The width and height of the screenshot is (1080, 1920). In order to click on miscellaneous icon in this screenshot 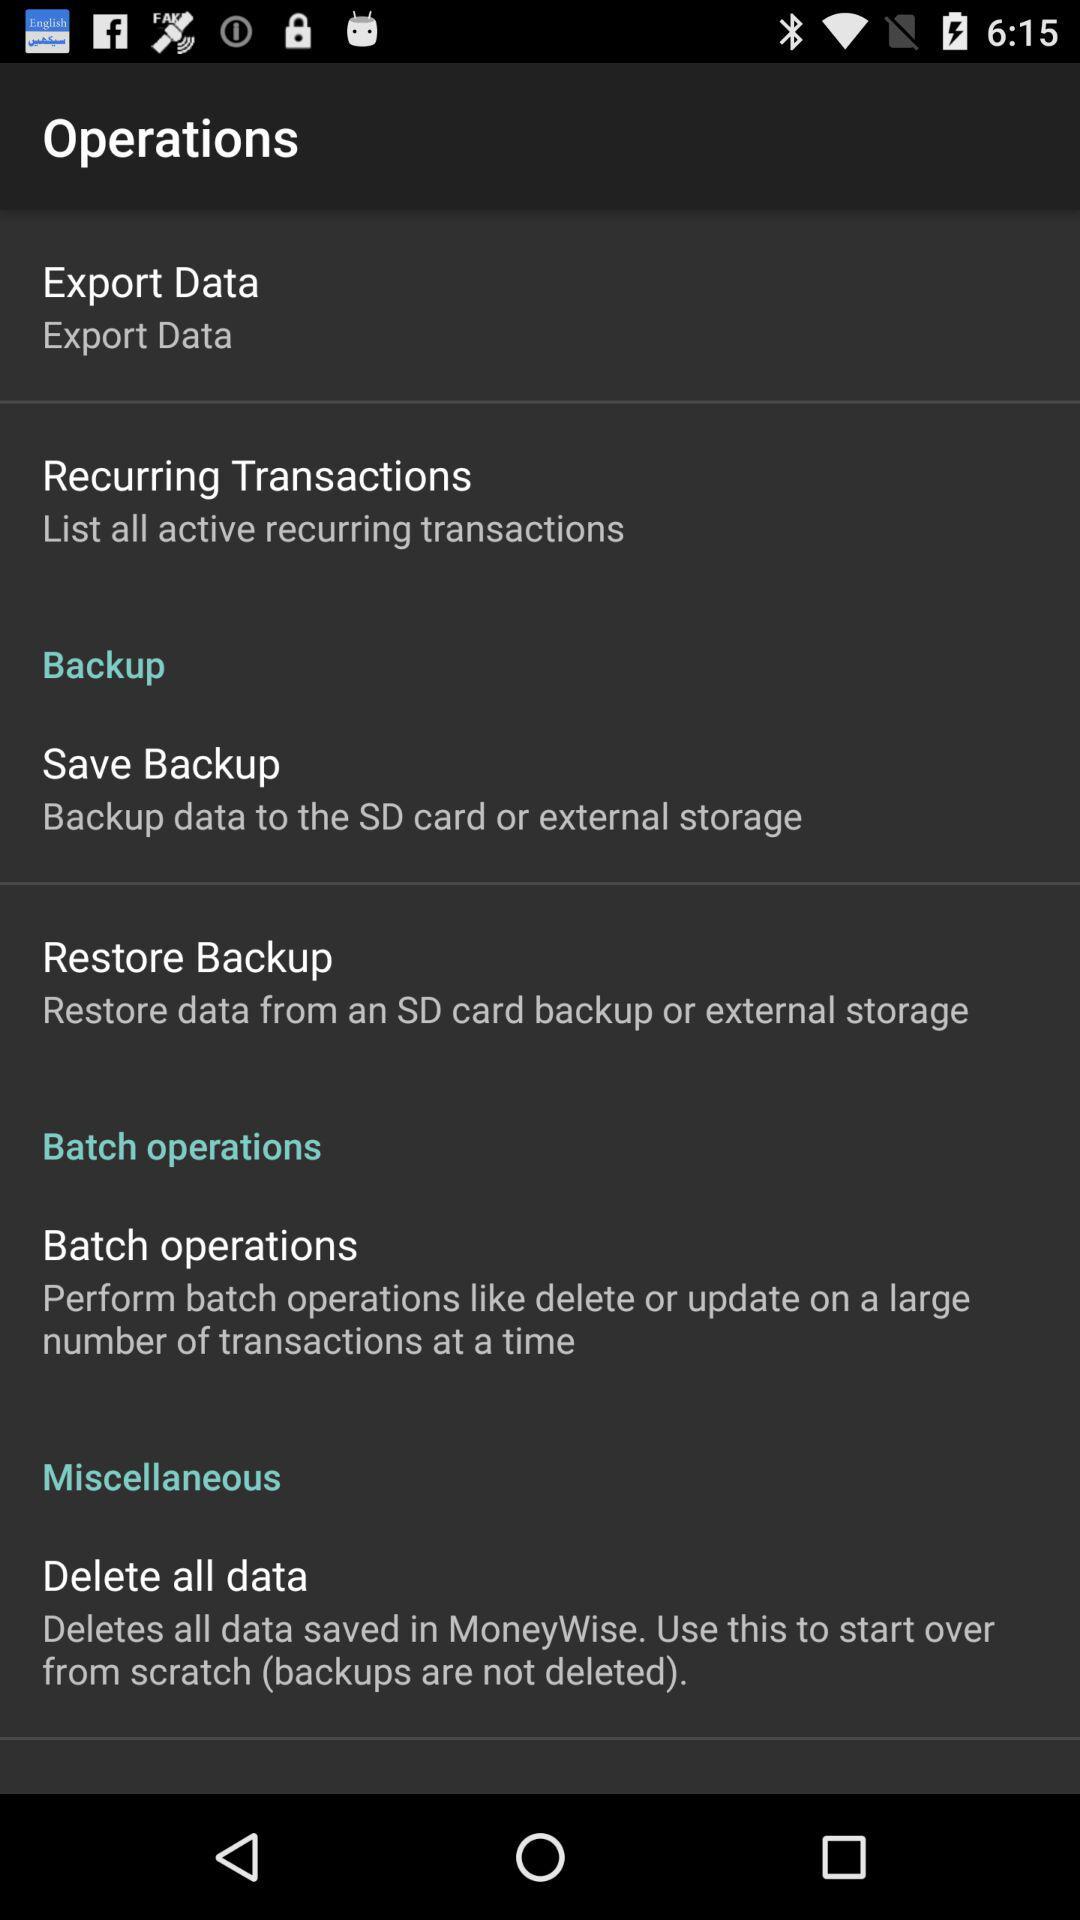, I will do `click(540, 1454)`.